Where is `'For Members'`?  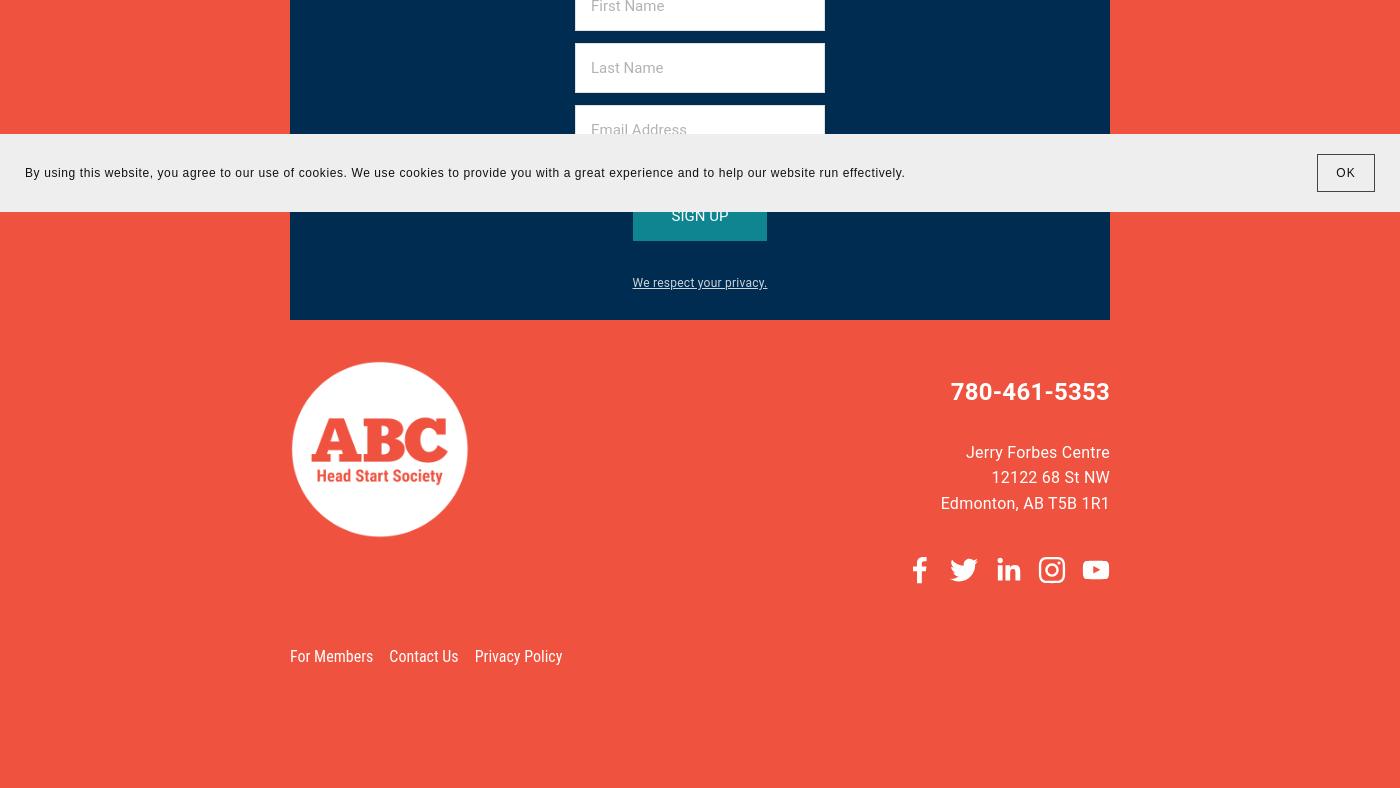 'For Members' is located at coordinates (331, 655).